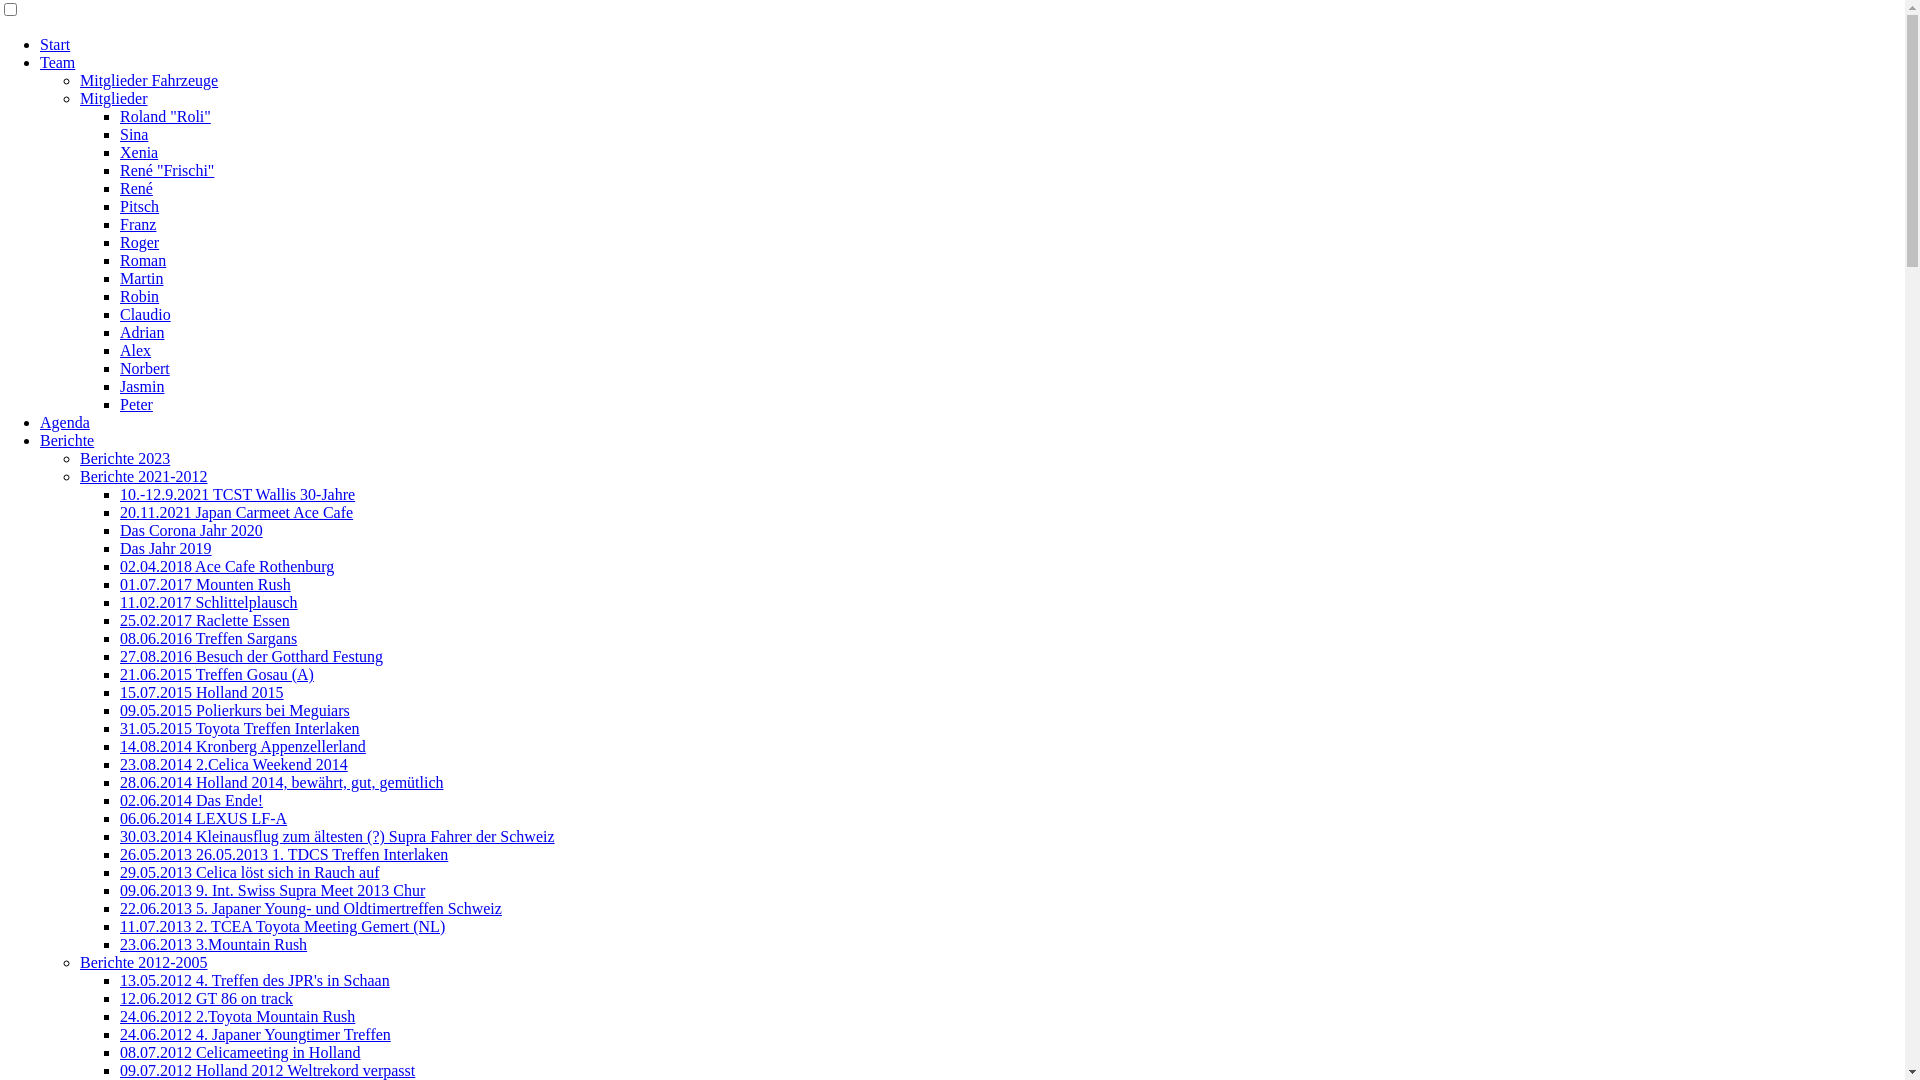 The width and height of the screenshot is (1920, 1080). Describe the element at coordinates (119, 944) in the screenshot. I see `'23.06.2013 3.Mountain Rush'` at that location.